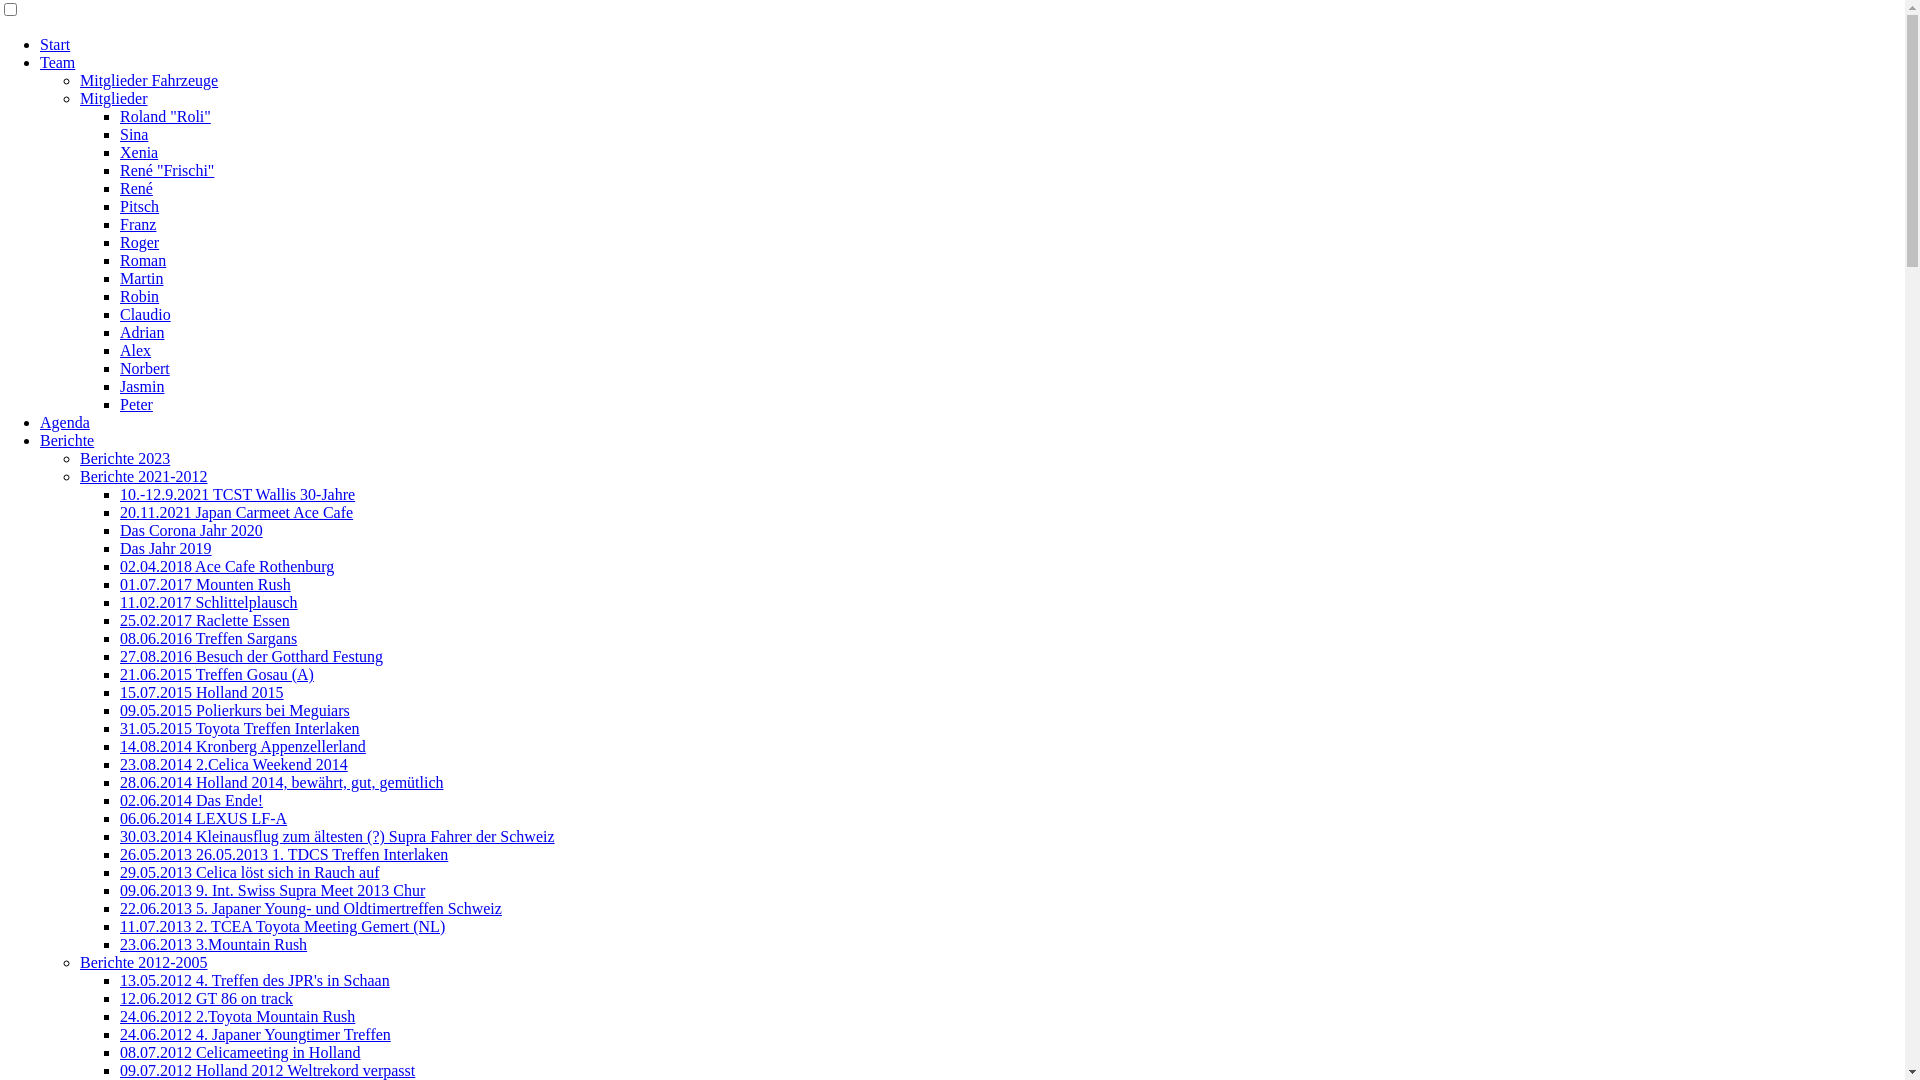 The width and height of the screenshot is (1920, 1080). Describe the element at coordinates (119, 944) in the screenshot. I see `'23.06.2013 3.Mountain Rush'` at that location.